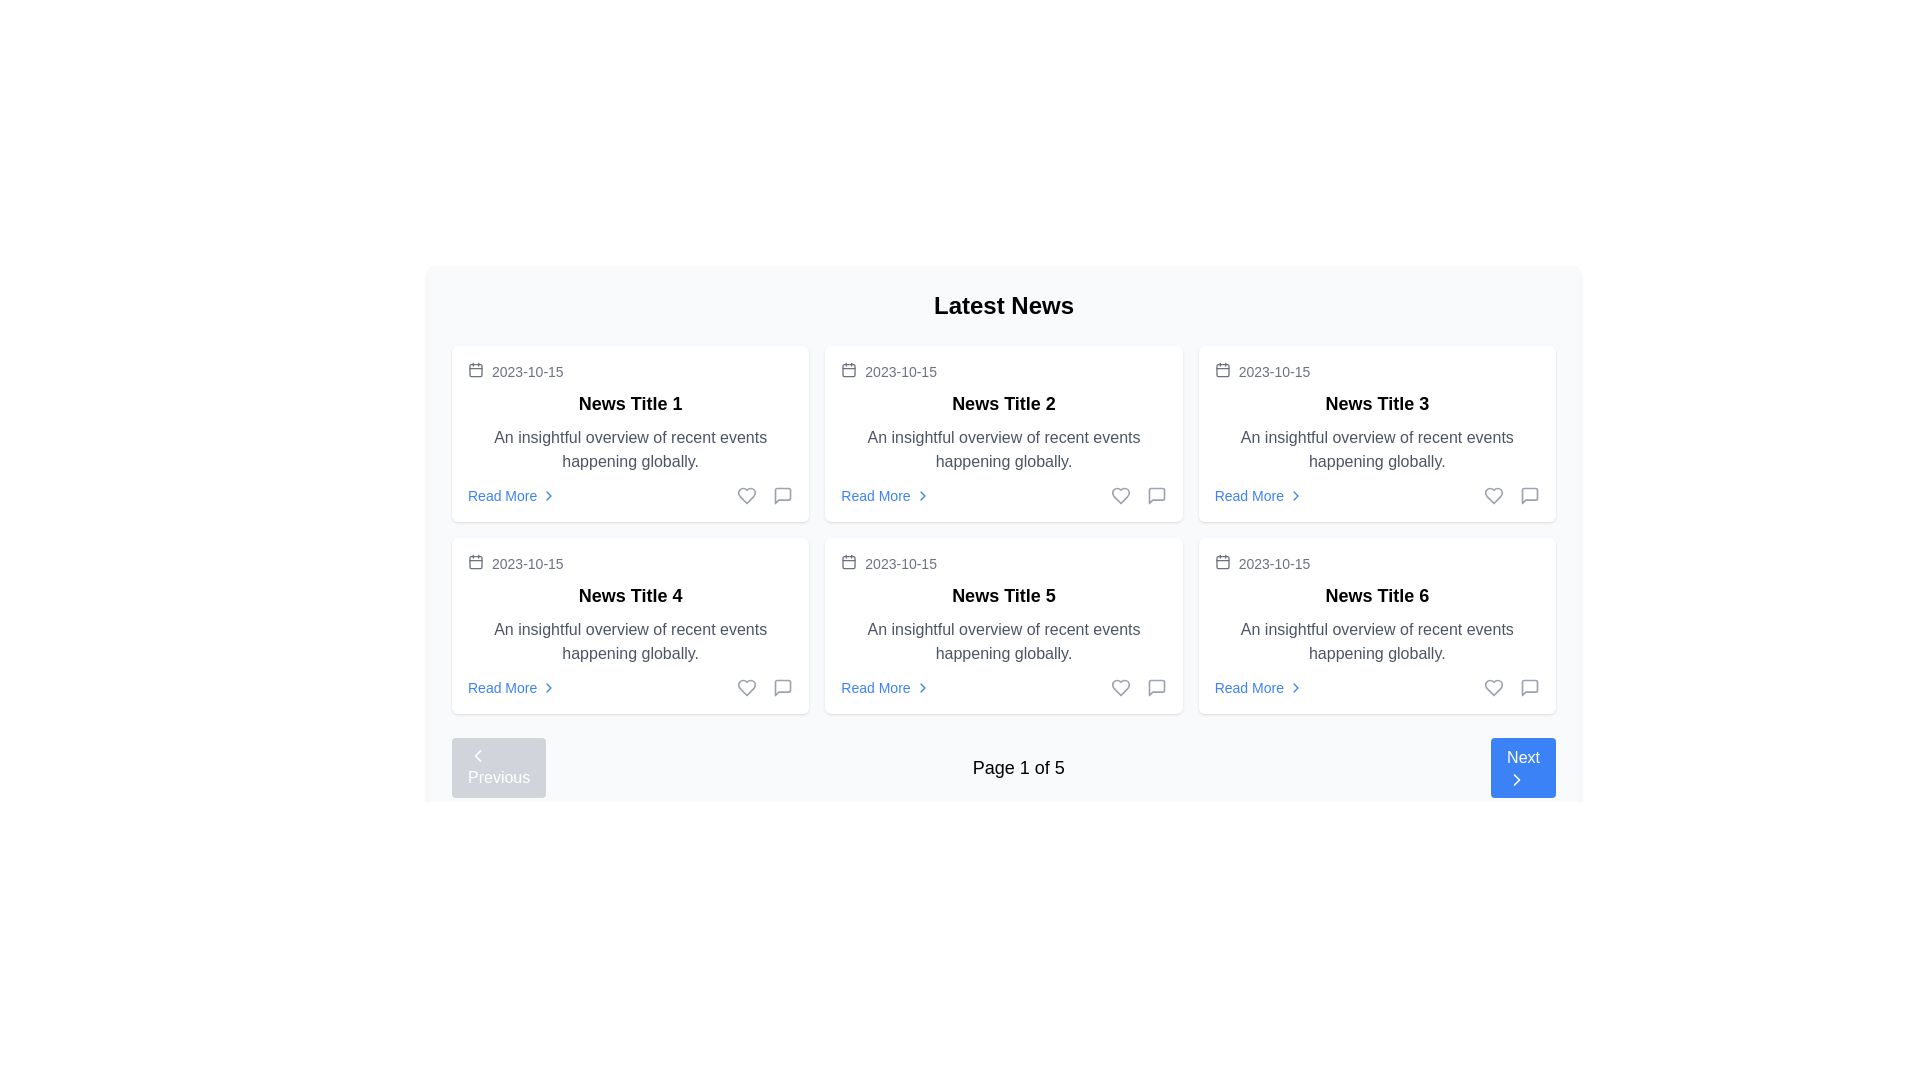 This screenshot has width=1920, height=1080. Describe the element at coordinates (1376, 404) in the screenshot. I see `the bold, black-text styled heading displaying 'News Title 3' located in the third-column card under the 'Latest News' heading` at that location.